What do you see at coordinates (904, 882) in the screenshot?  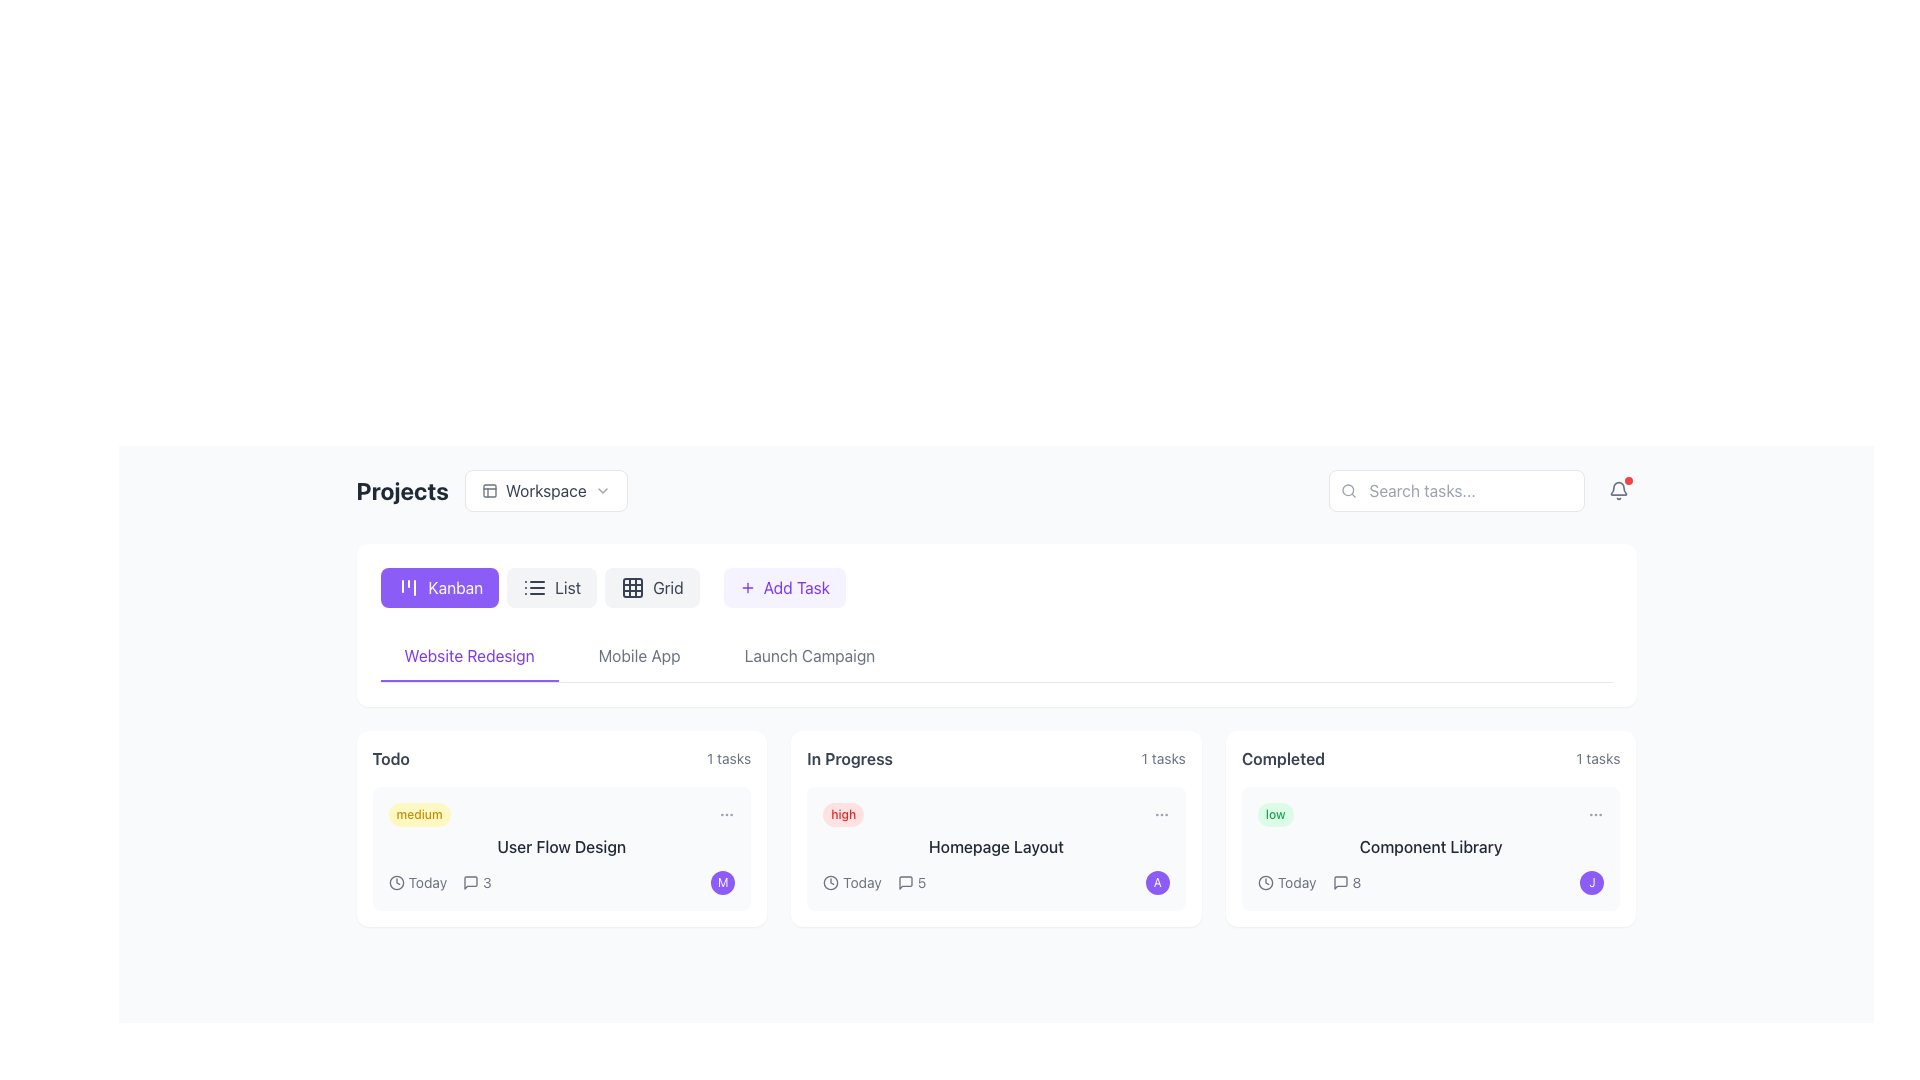 I see `the chat or speech bubble icon located in the 'In Progress' section of the task dashboard, adjacent to the task item titled 'Homepage Layout'` at bounding box center [904, 882].